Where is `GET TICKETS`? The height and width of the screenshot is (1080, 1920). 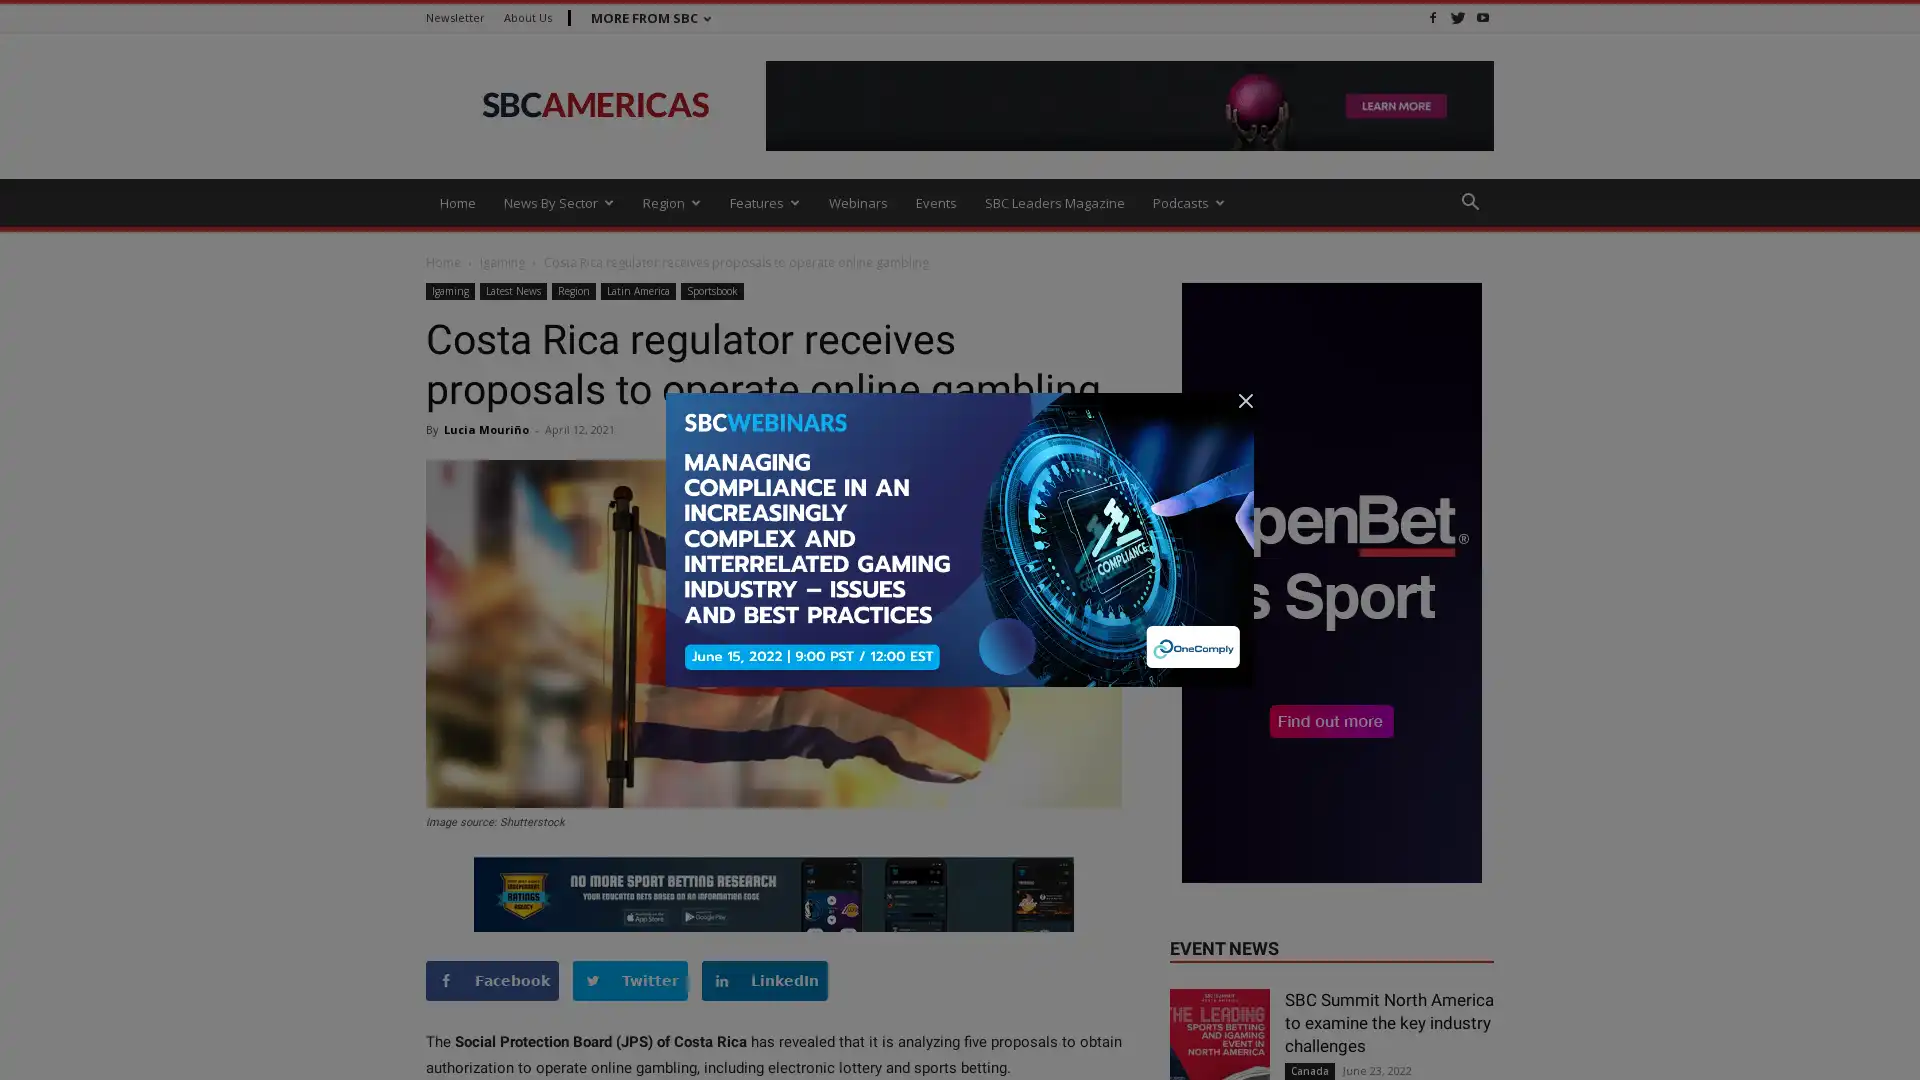 GET TICKETS is located at coordinates (1246, 1051).